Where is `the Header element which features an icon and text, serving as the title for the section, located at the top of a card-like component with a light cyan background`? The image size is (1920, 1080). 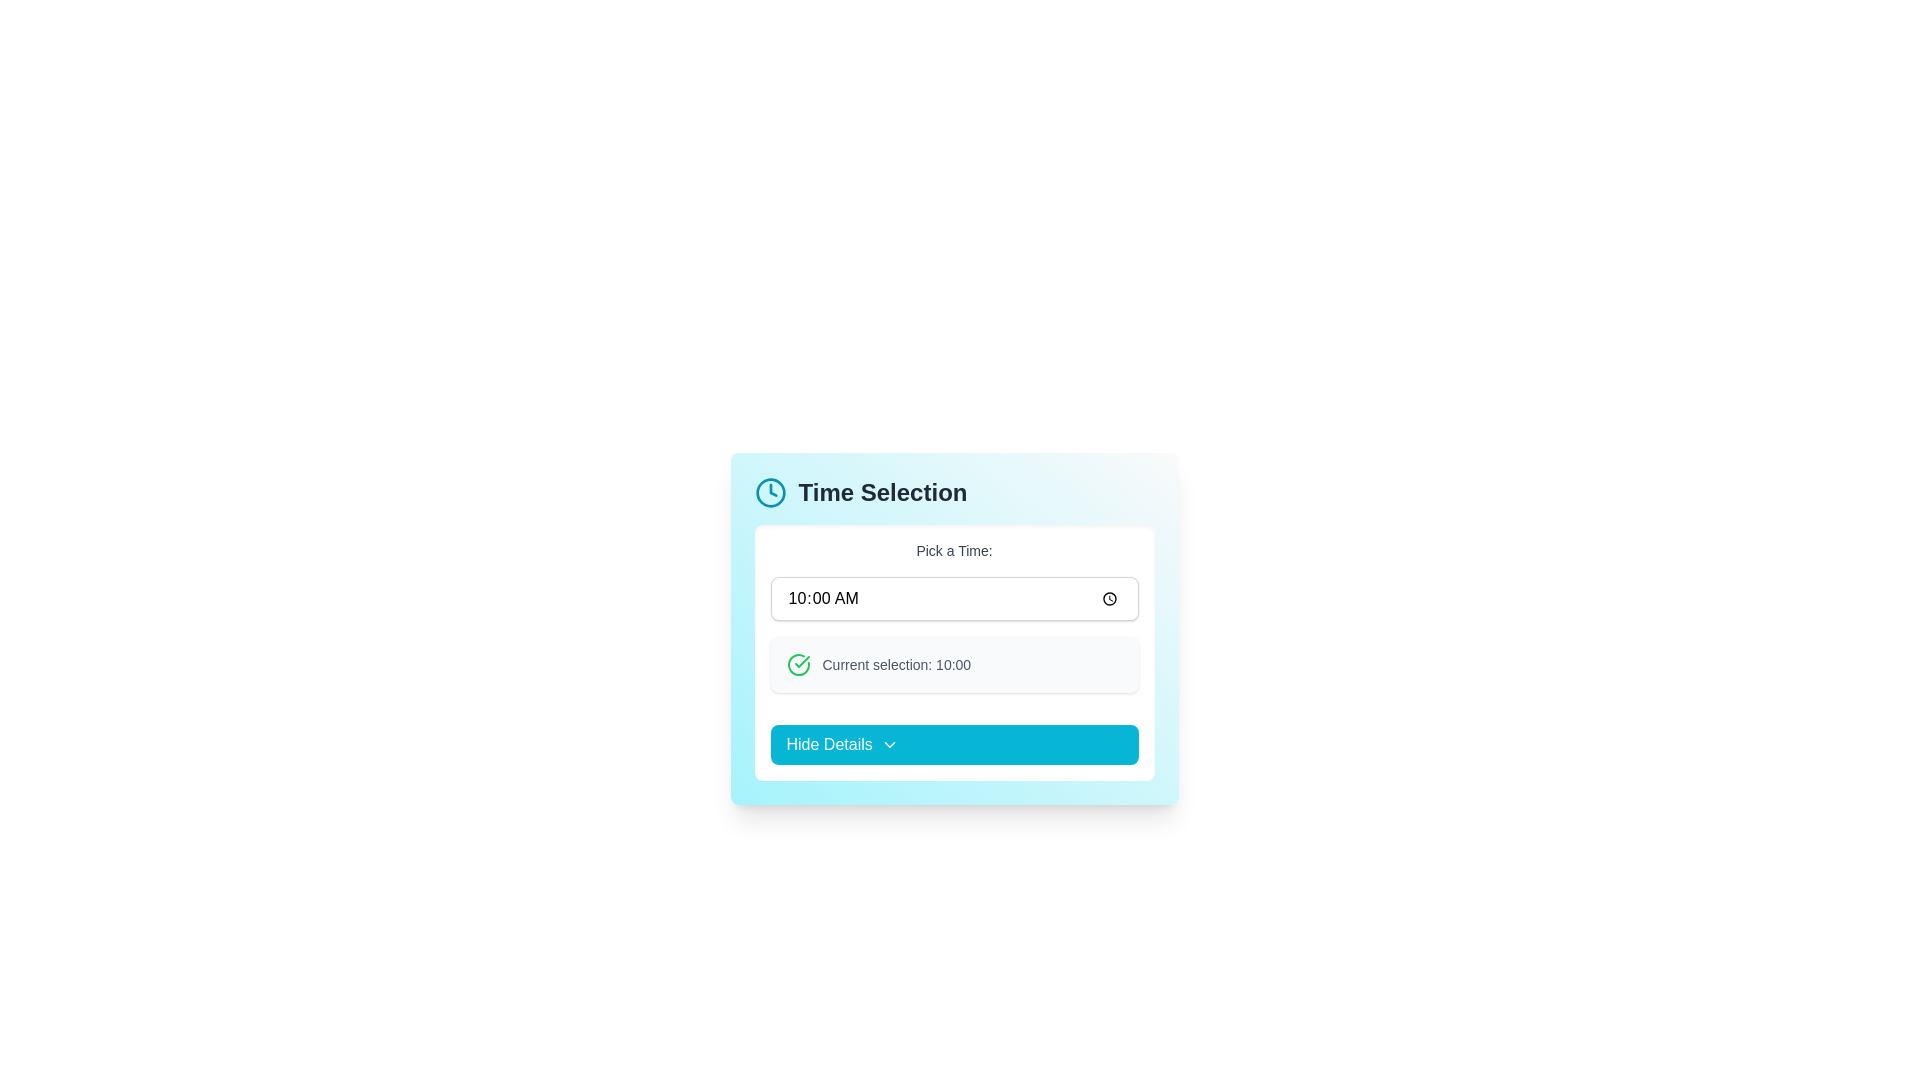
the Header element which features an icon and text, serving as the title for the section, located at the top of a card-like component with a light cyan background is located at coordinates (953, 493).